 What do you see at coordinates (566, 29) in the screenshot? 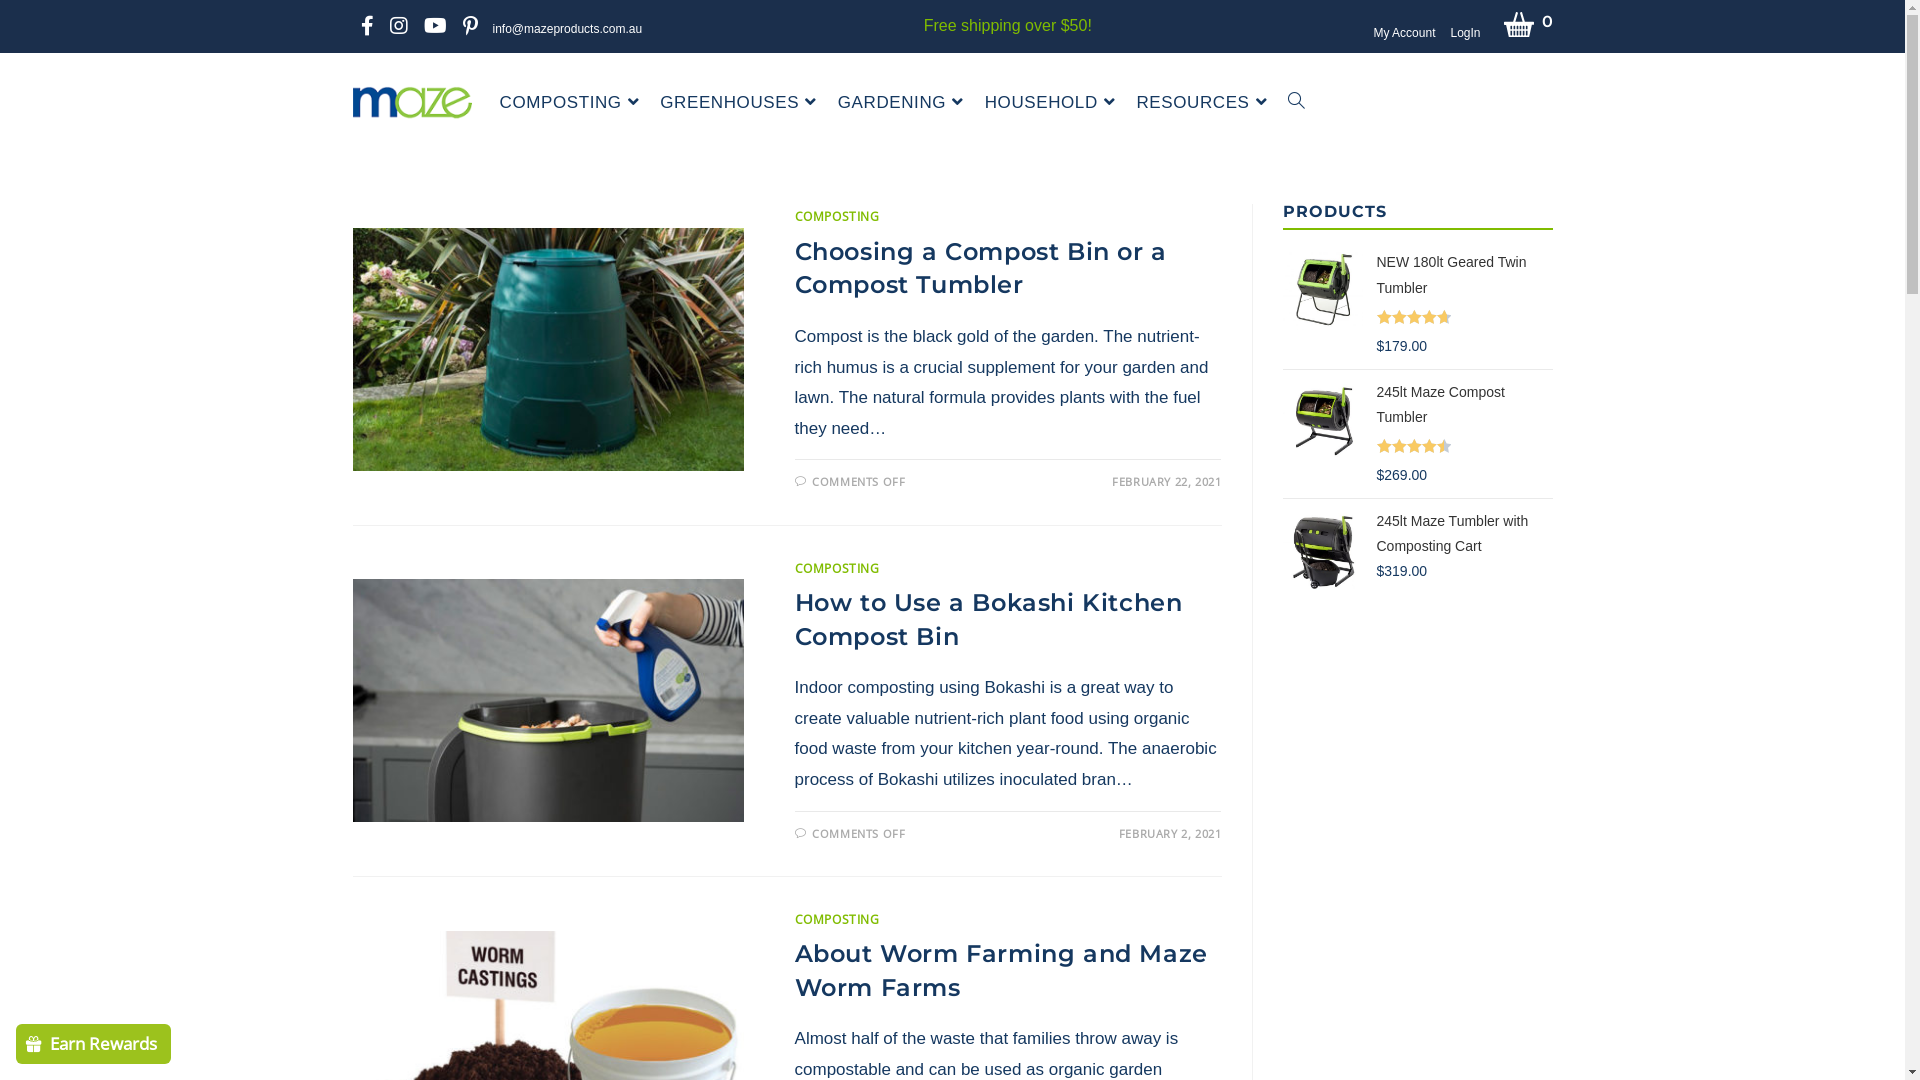
I see `'info@mazeproducts.com.au'` at bounding box center [566, 29].